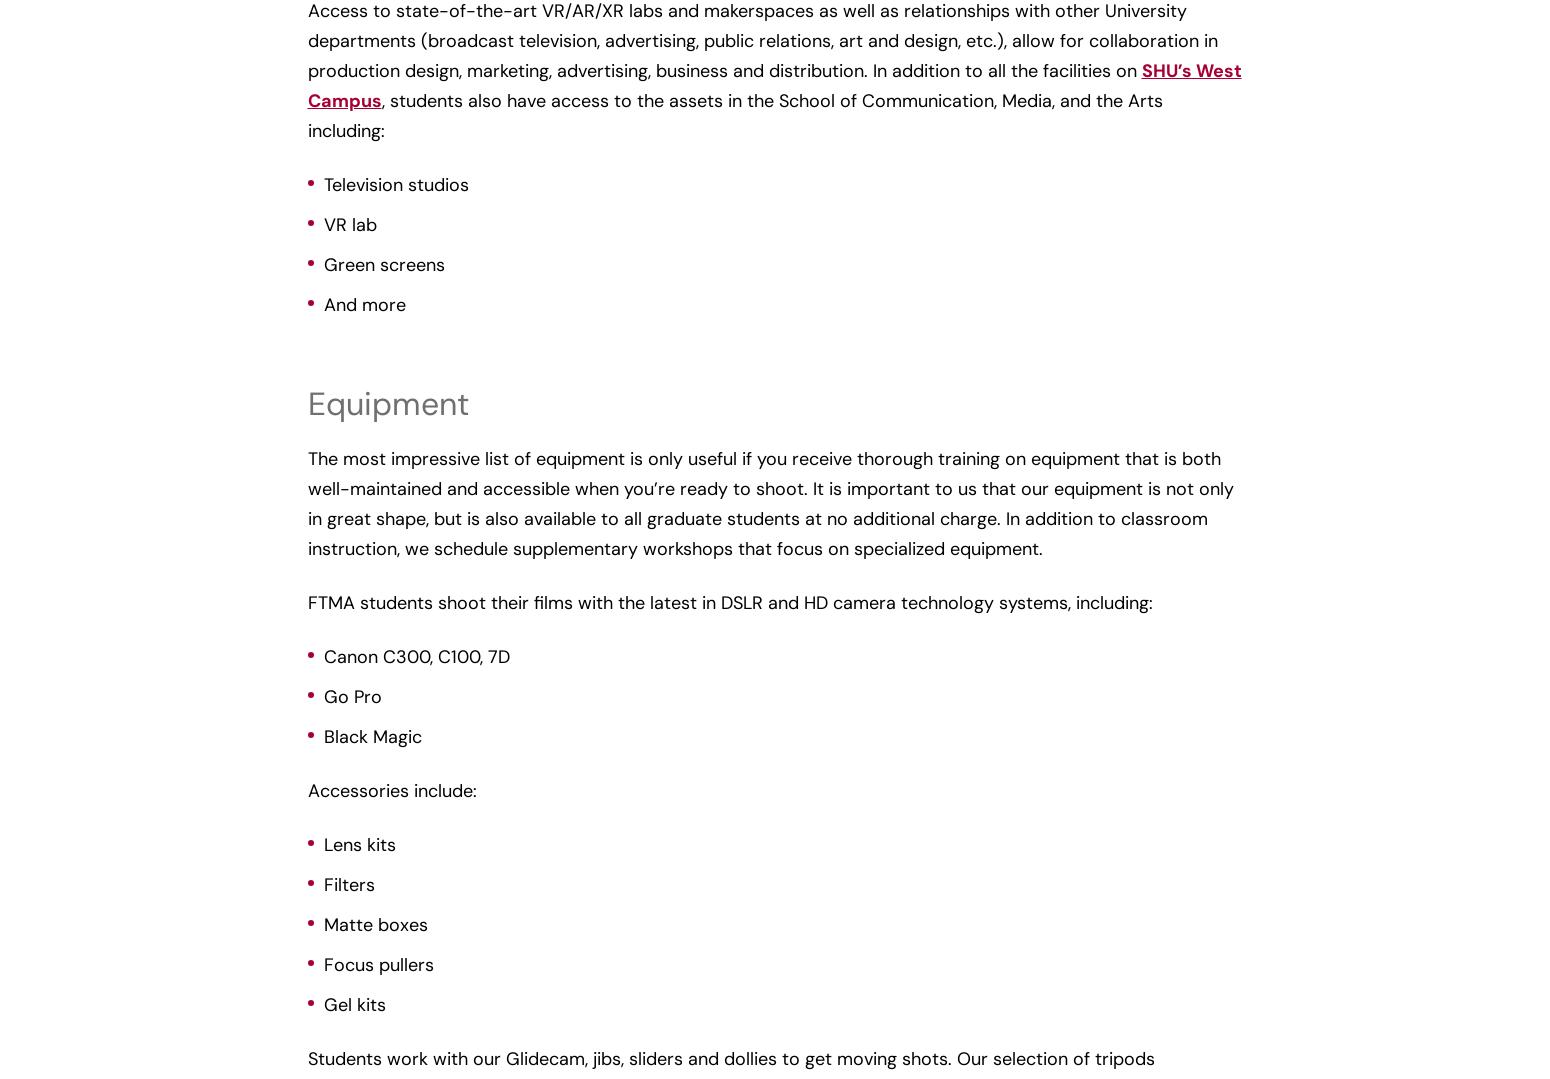 This screenshot has height=1079, width=1550. What do you see at coordinates (770, 503) in the screenshot?
I see `'The most impressive list of equipment is only useful if you receive thorough training on equipment that is both well-maintained and accessible when you’re ready to shoot. It is important to us that our equipment is not only in great shape, but is also available to all graduate students at no additional charge. In addition to classroom instruction, we schedule supplementary workshops that focus on specialized equipment.'` at bounding box center [770, 503].